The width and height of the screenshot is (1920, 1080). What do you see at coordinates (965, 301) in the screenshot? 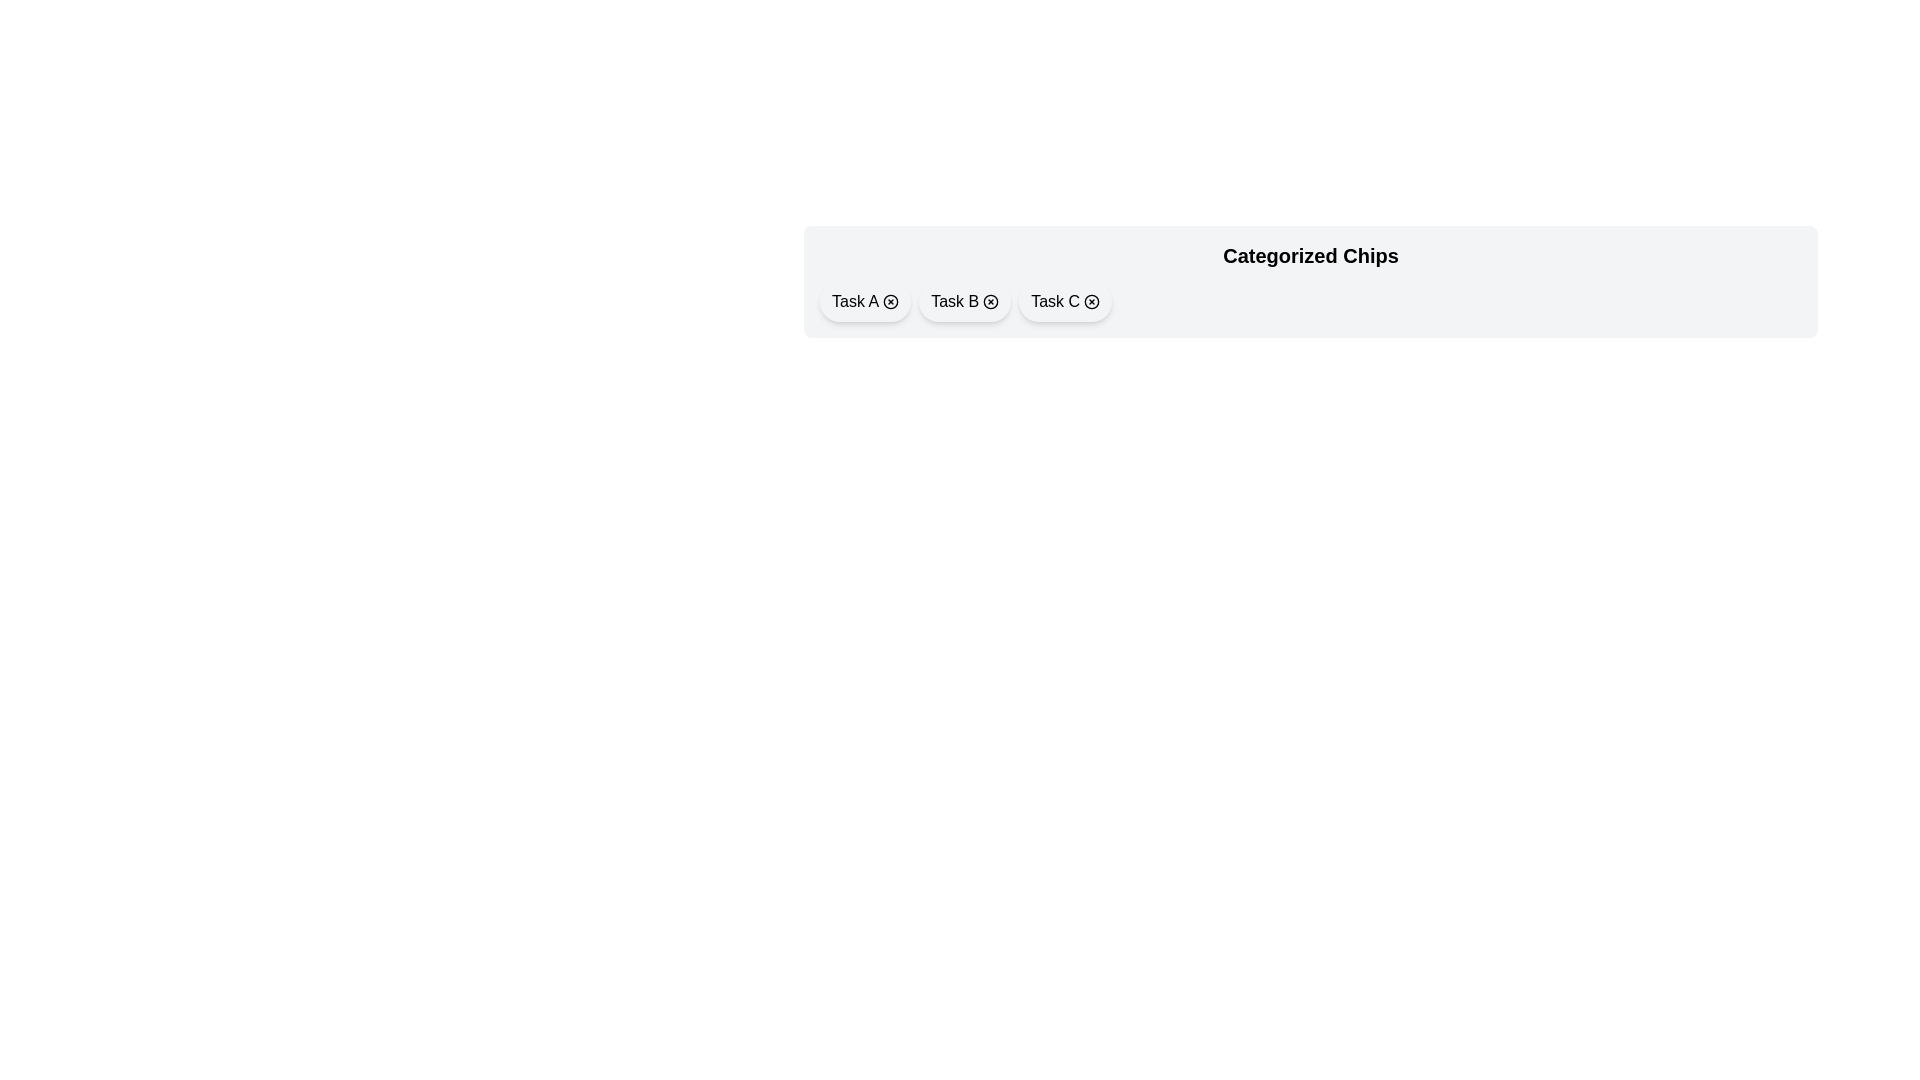
I see `the chip labeled Task B to toggle its selection state` at bounding box center [965, 301].